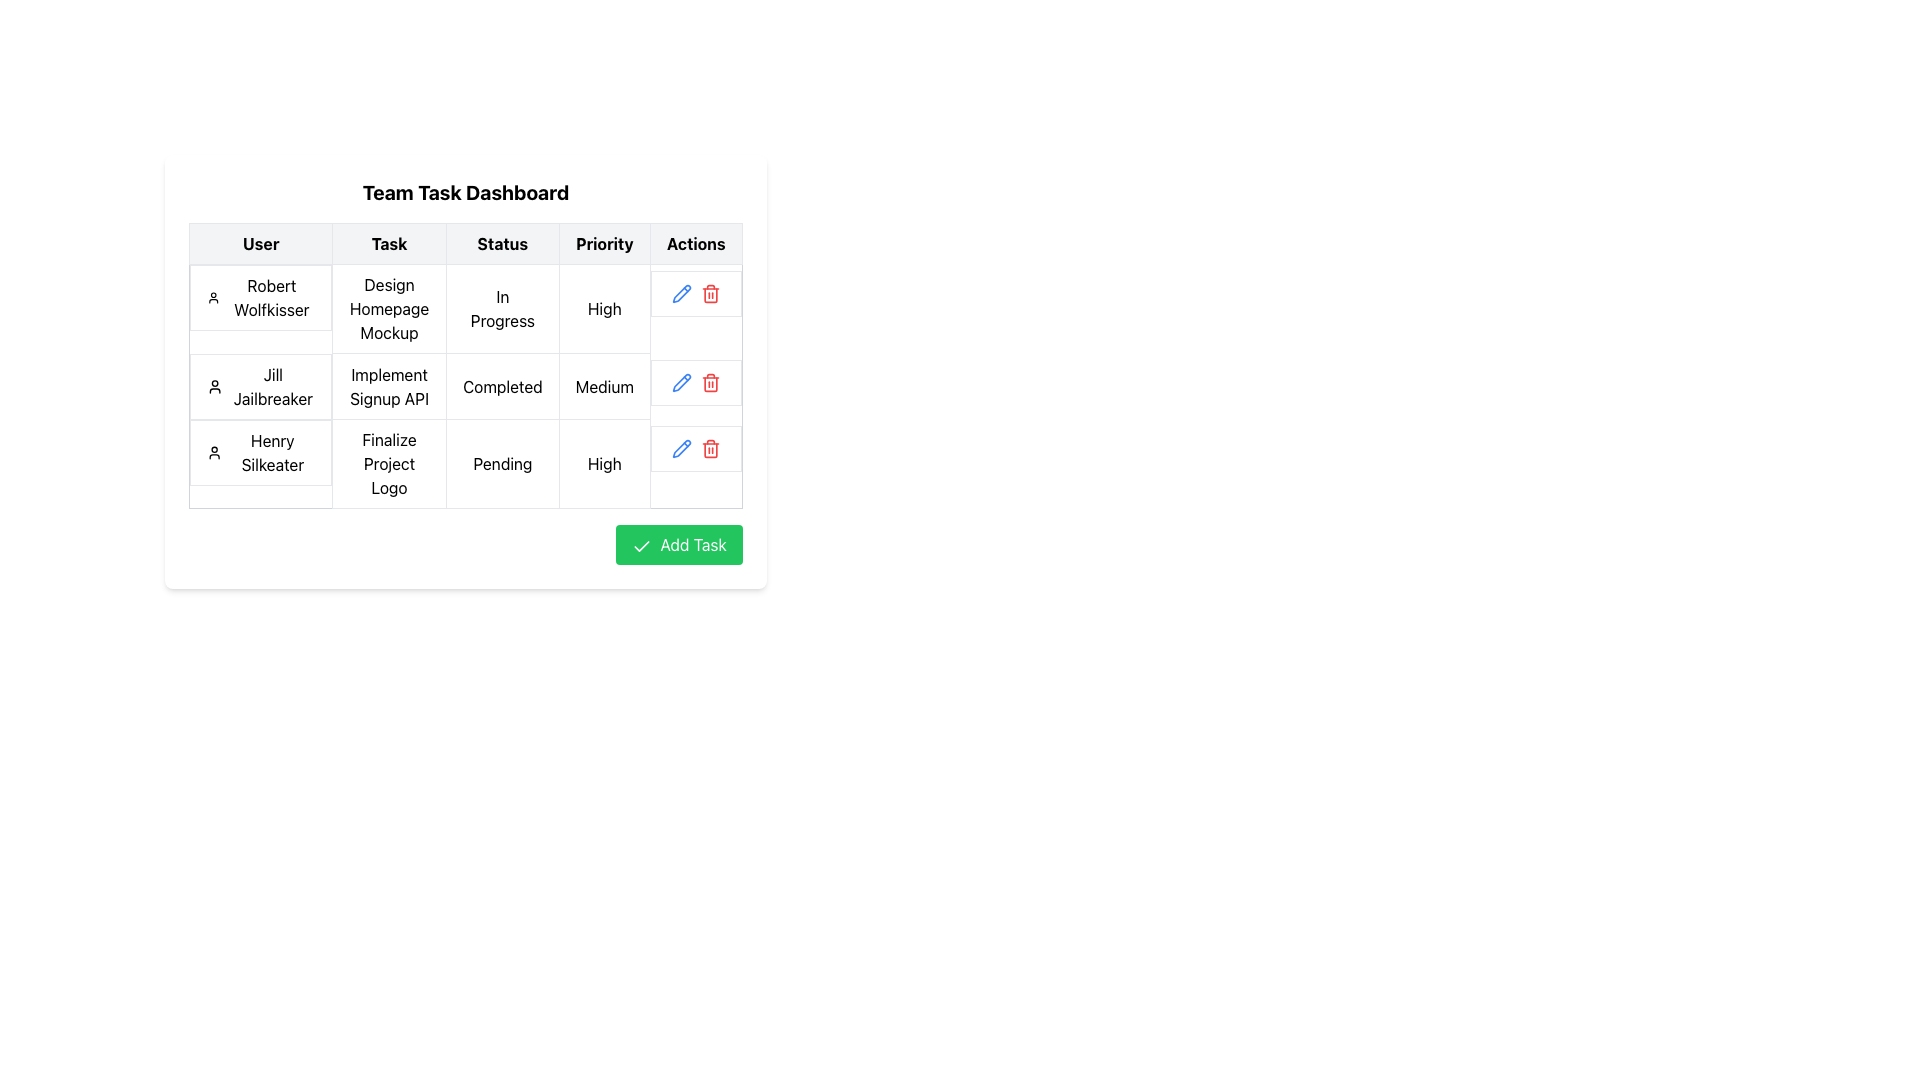  I want to click on the green checkmark icon located inside the 'Add Task' button at the bottom right of the main task dashboard interface, so click(642, 546).